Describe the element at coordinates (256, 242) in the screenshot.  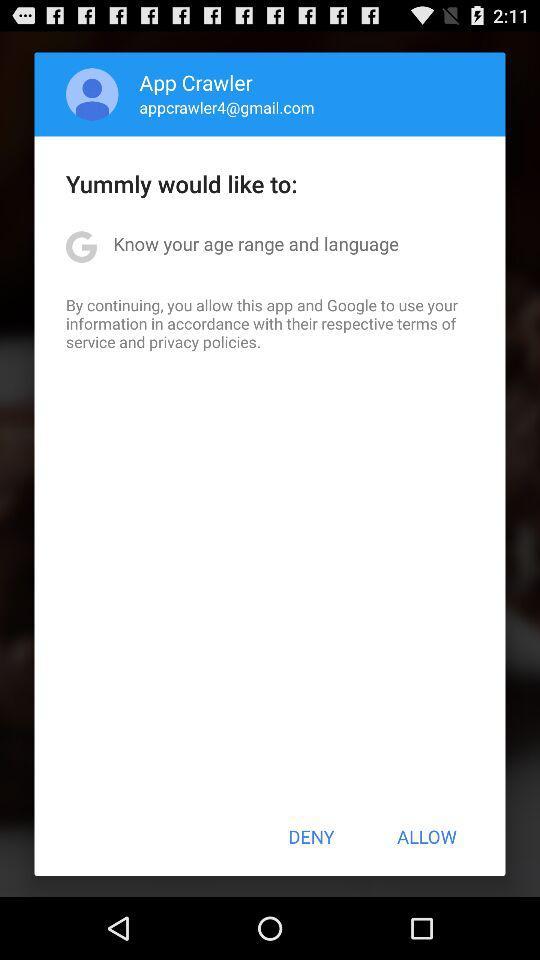
I see `the app below yummly would like item` at that location.